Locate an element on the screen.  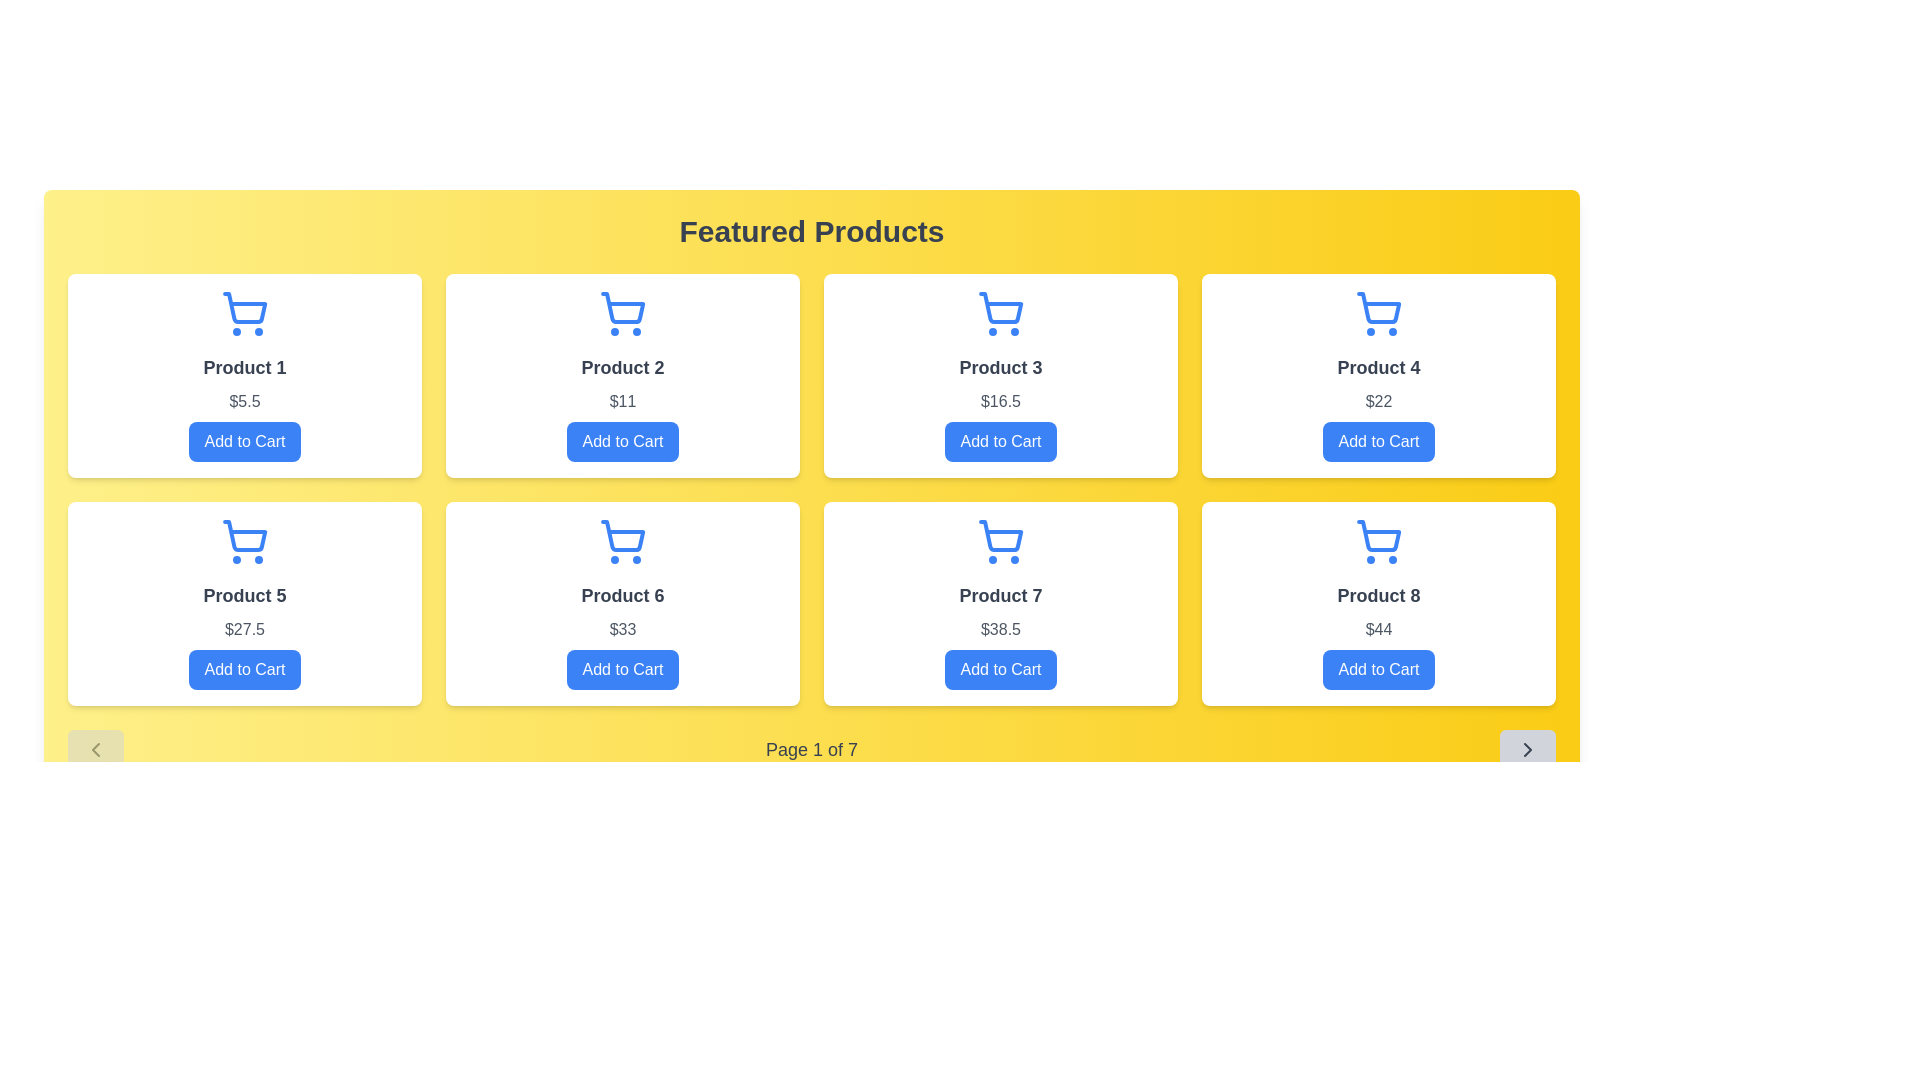
the shopping cart icon located at the top of the 'Product 3' card, which is situated above the title and price is located at coordinates (1001, 313).